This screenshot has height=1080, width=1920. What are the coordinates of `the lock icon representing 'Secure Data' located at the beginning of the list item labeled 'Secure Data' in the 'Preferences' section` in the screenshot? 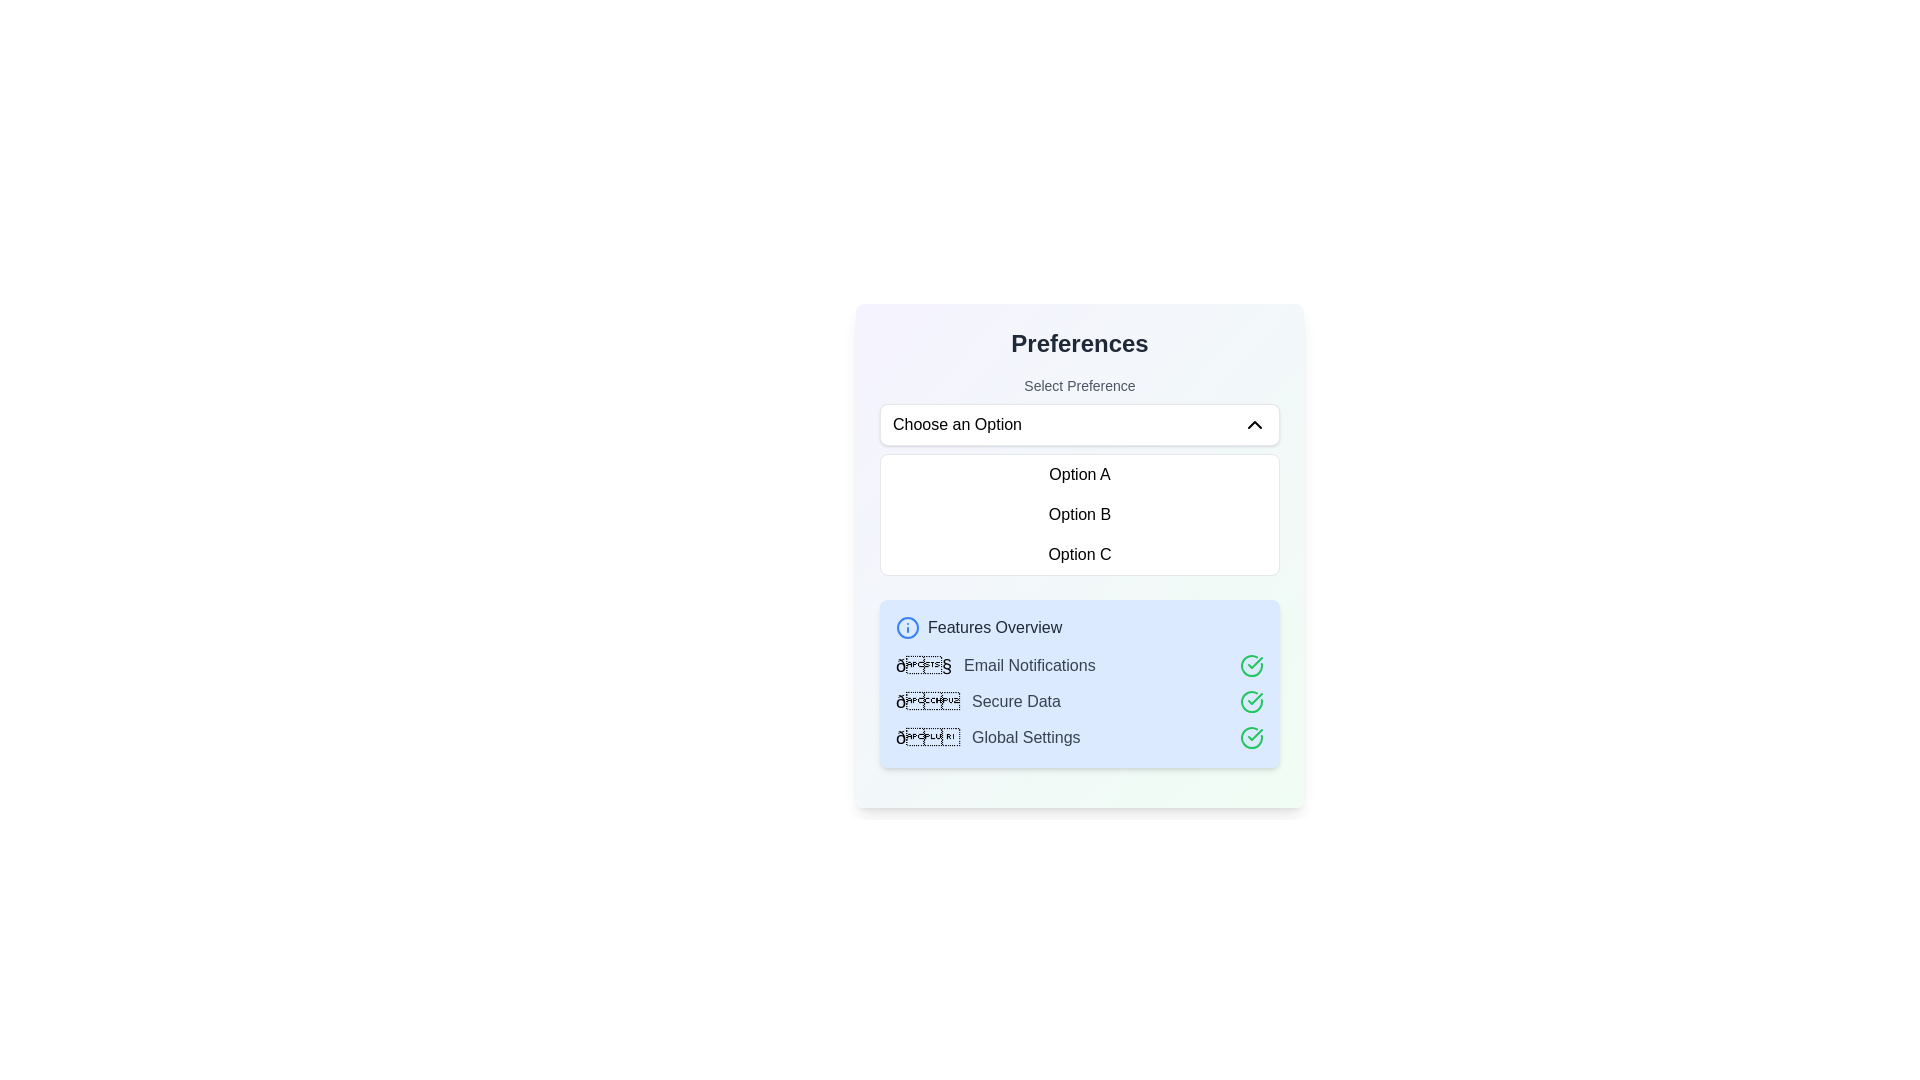 It's located at (926, 701).